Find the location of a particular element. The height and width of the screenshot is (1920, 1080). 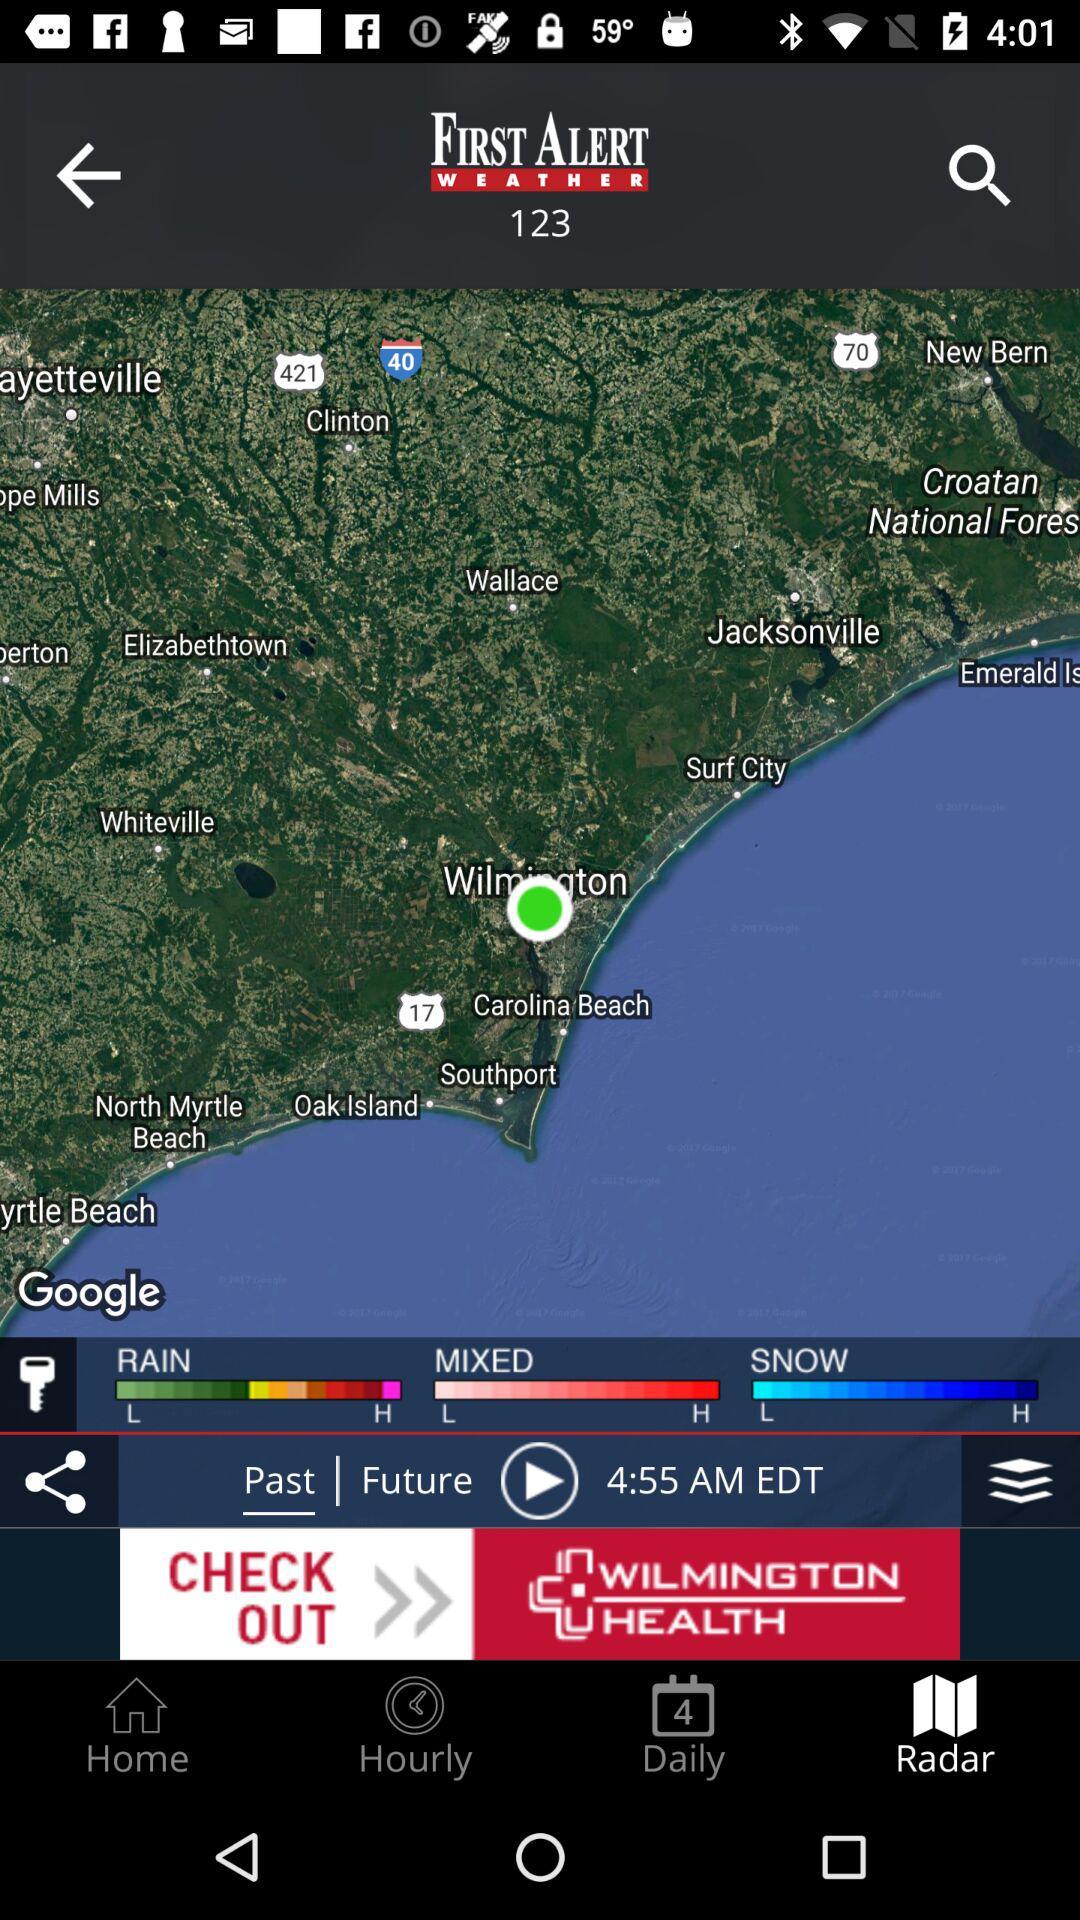

the layers icon is located at coordinates (1020, 1480).